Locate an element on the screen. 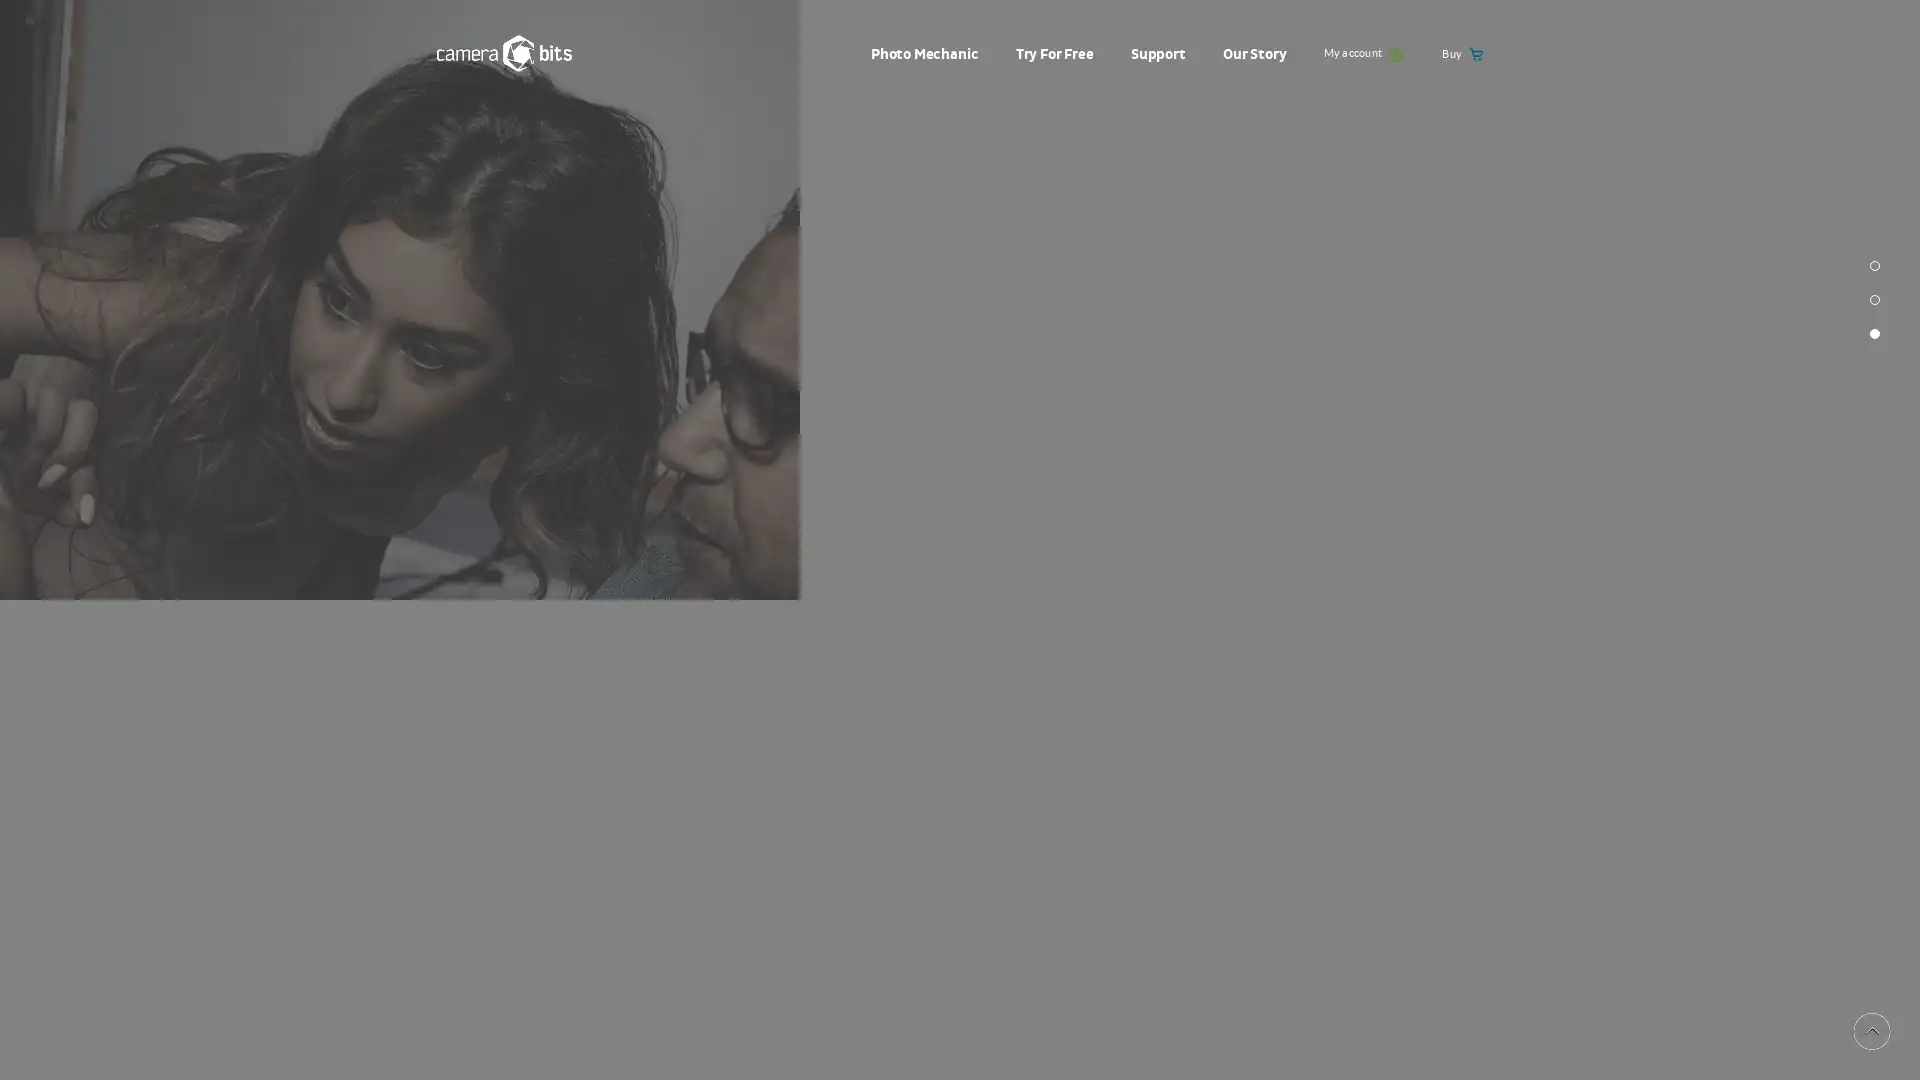  3 is located at coordinates (1874, 574).